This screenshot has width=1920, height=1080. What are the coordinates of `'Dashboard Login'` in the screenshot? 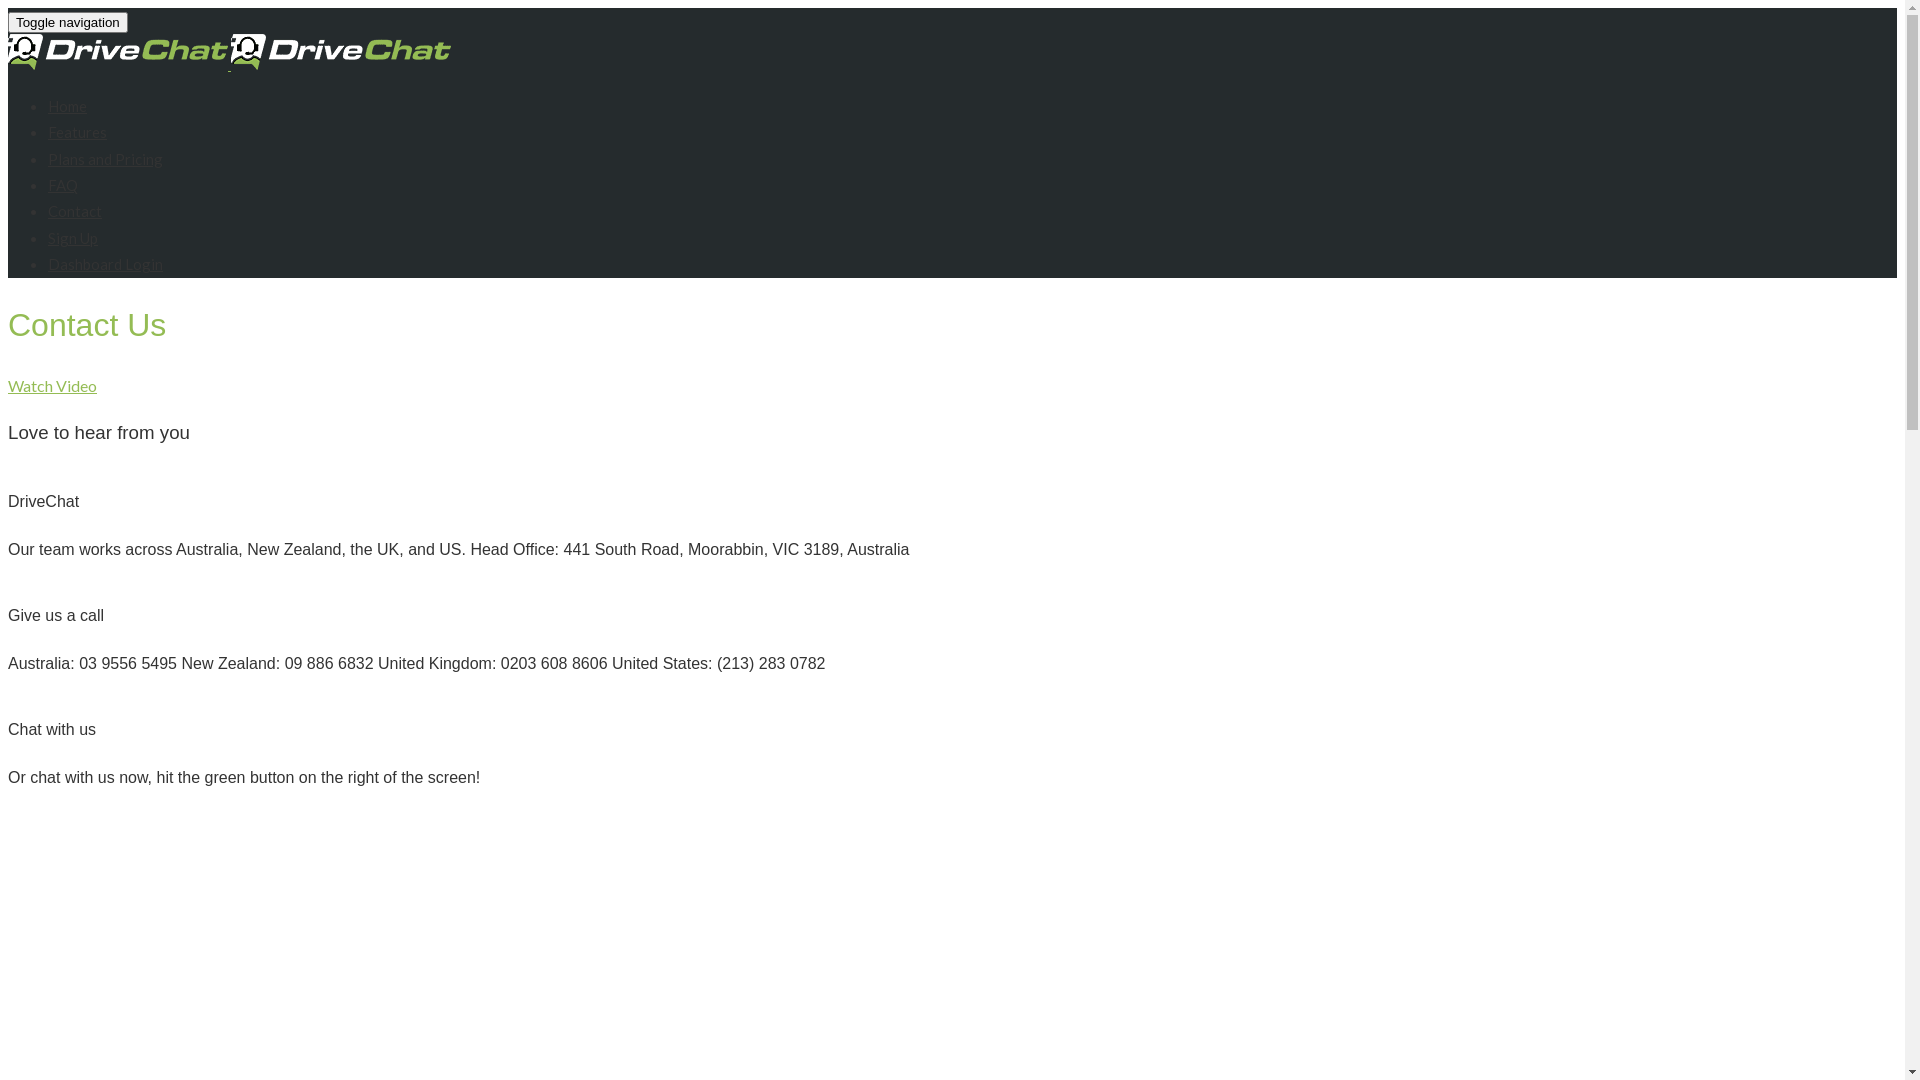 It's located at (104, 262).